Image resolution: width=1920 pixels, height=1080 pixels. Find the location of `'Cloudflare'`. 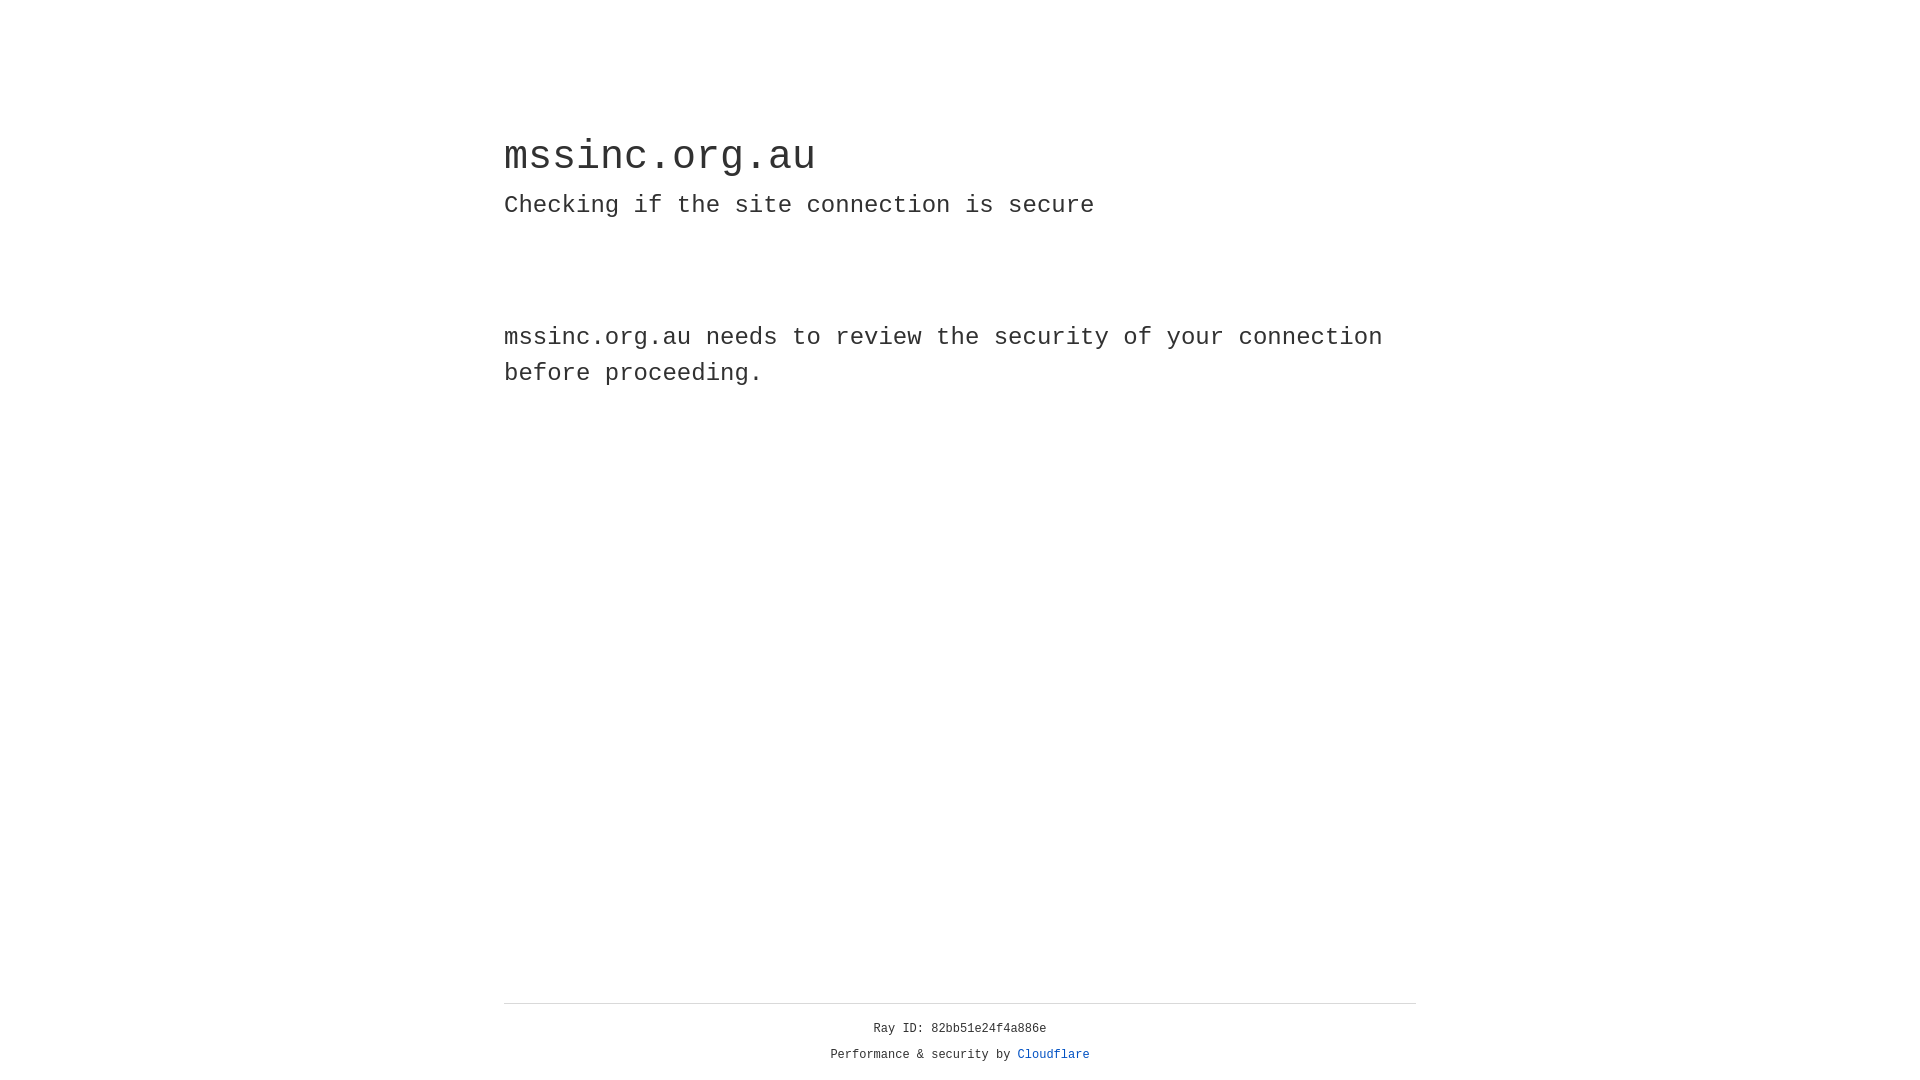

'Cloudflare' is located at coordinates (1017, 1054).